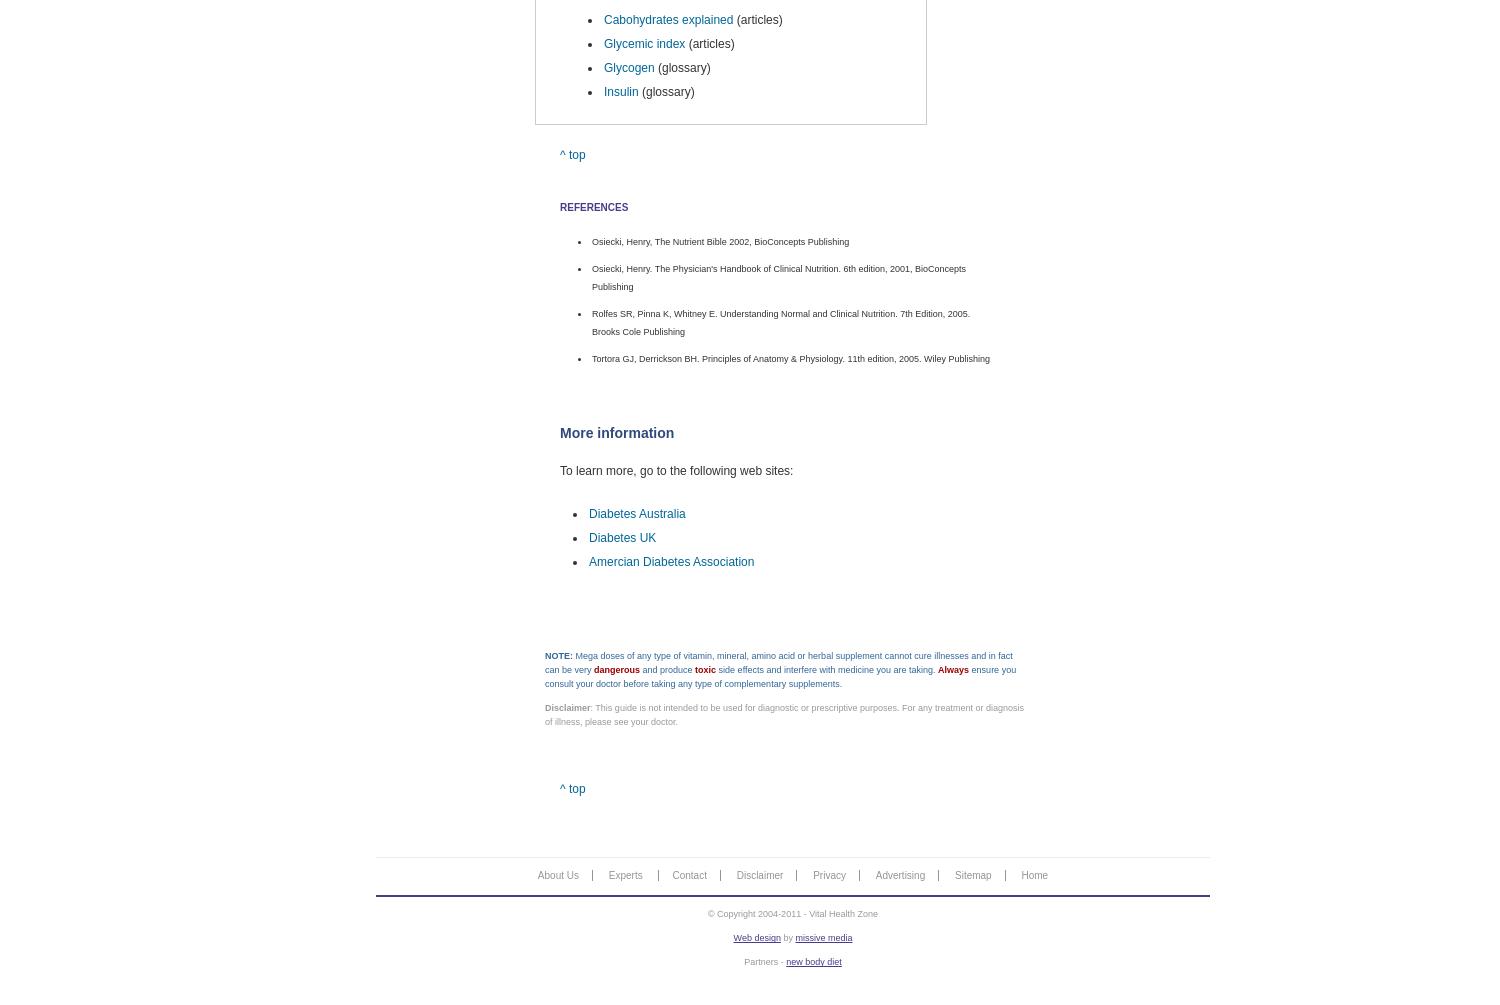 This screenshot has height=1005, width=1500. Describe the element at coordinates (812, 960) in the screenshot. I see `'new body diet'` at that location.